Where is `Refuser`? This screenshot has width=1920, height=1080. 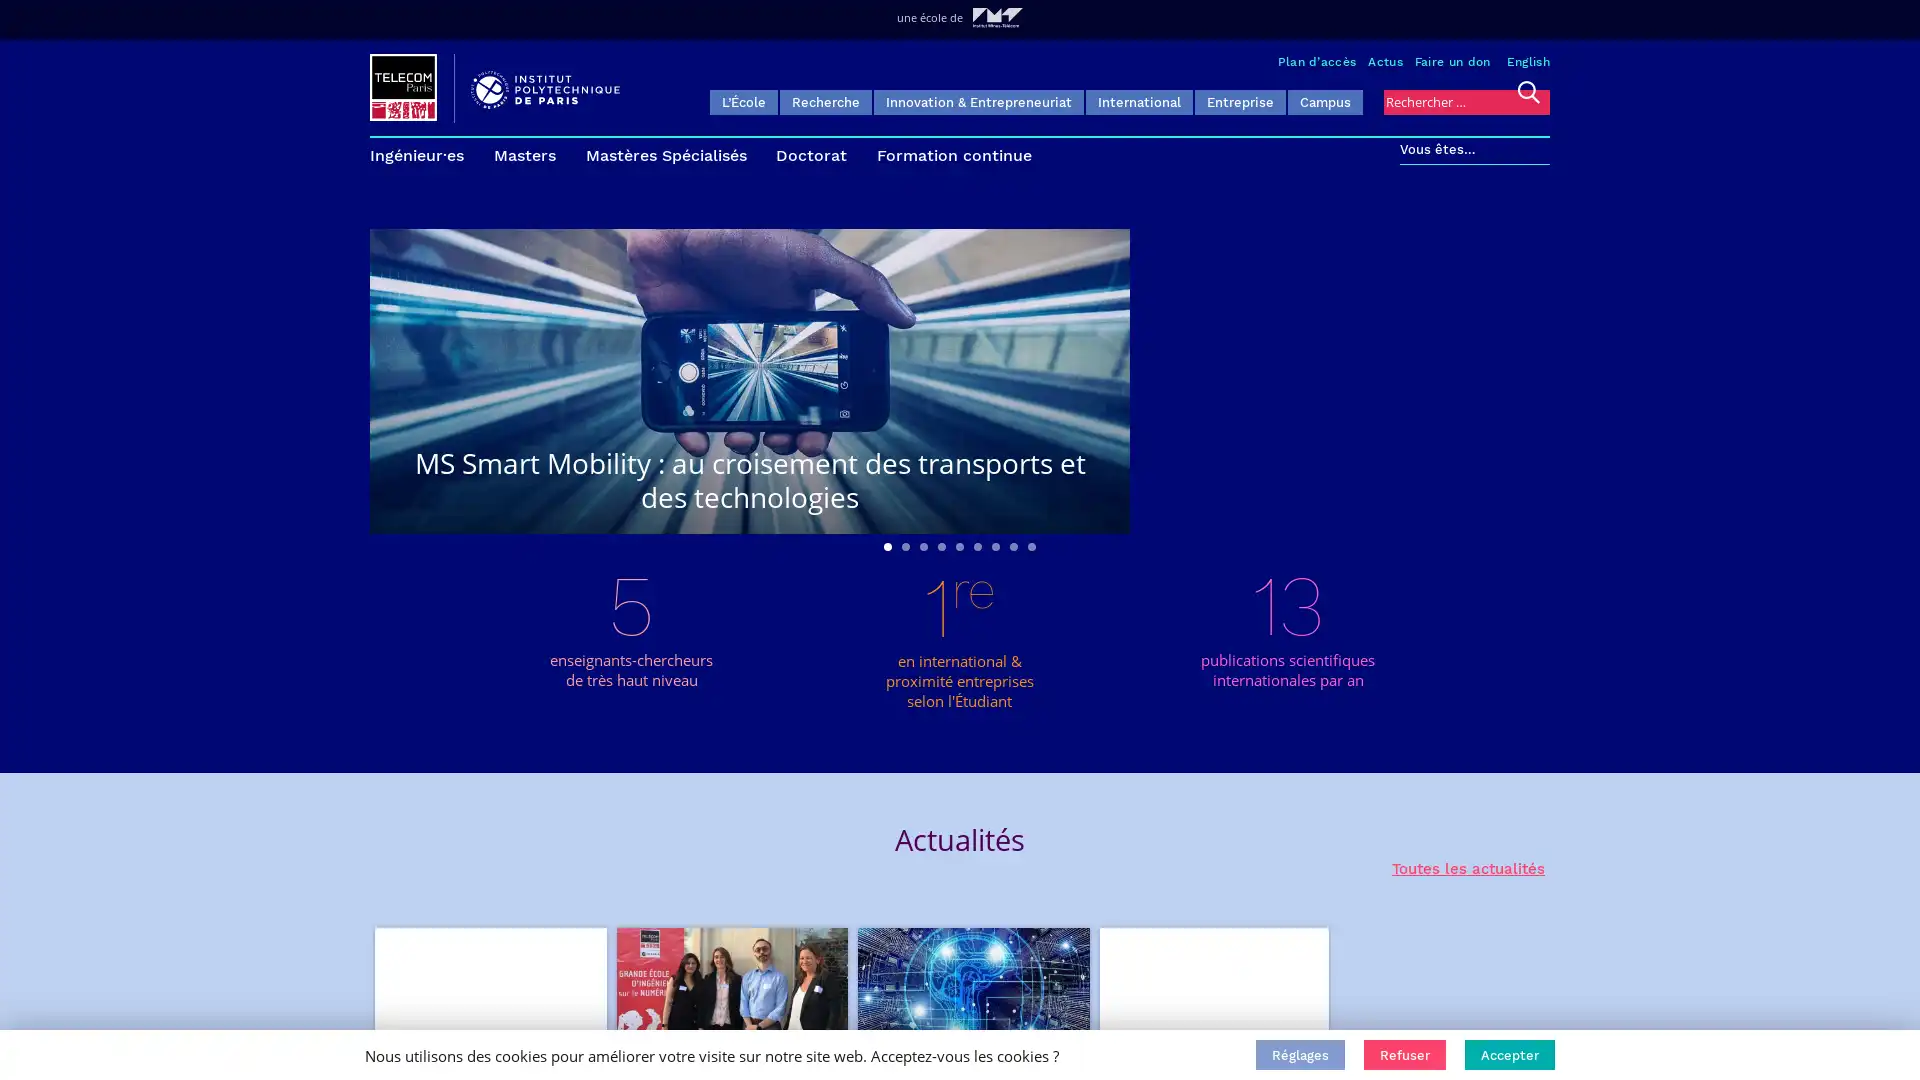 Refuser is located at coordinates (1404, 1053).